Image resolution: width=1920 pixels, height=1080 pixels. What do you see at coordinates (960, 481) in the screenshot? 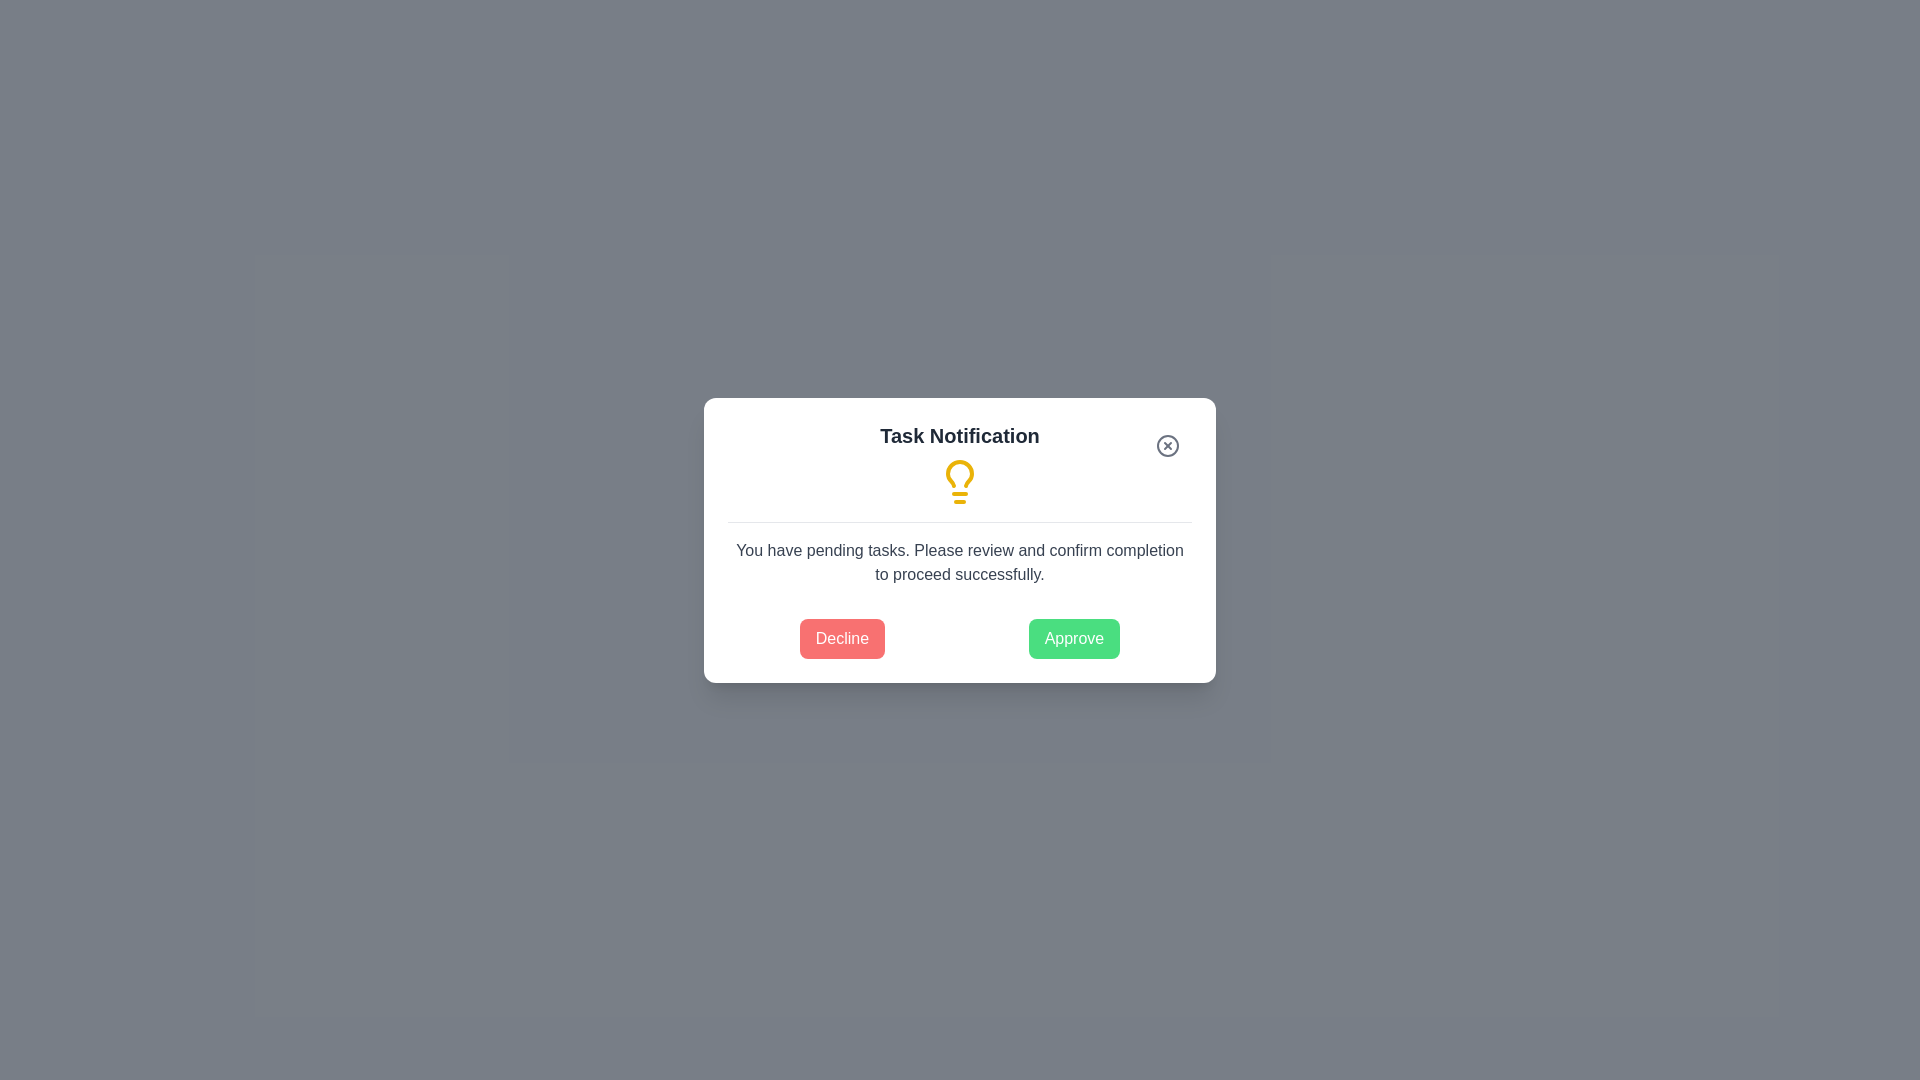
I see `the notification icon by moving the cursor to its center` at bounding box center [960, 481].